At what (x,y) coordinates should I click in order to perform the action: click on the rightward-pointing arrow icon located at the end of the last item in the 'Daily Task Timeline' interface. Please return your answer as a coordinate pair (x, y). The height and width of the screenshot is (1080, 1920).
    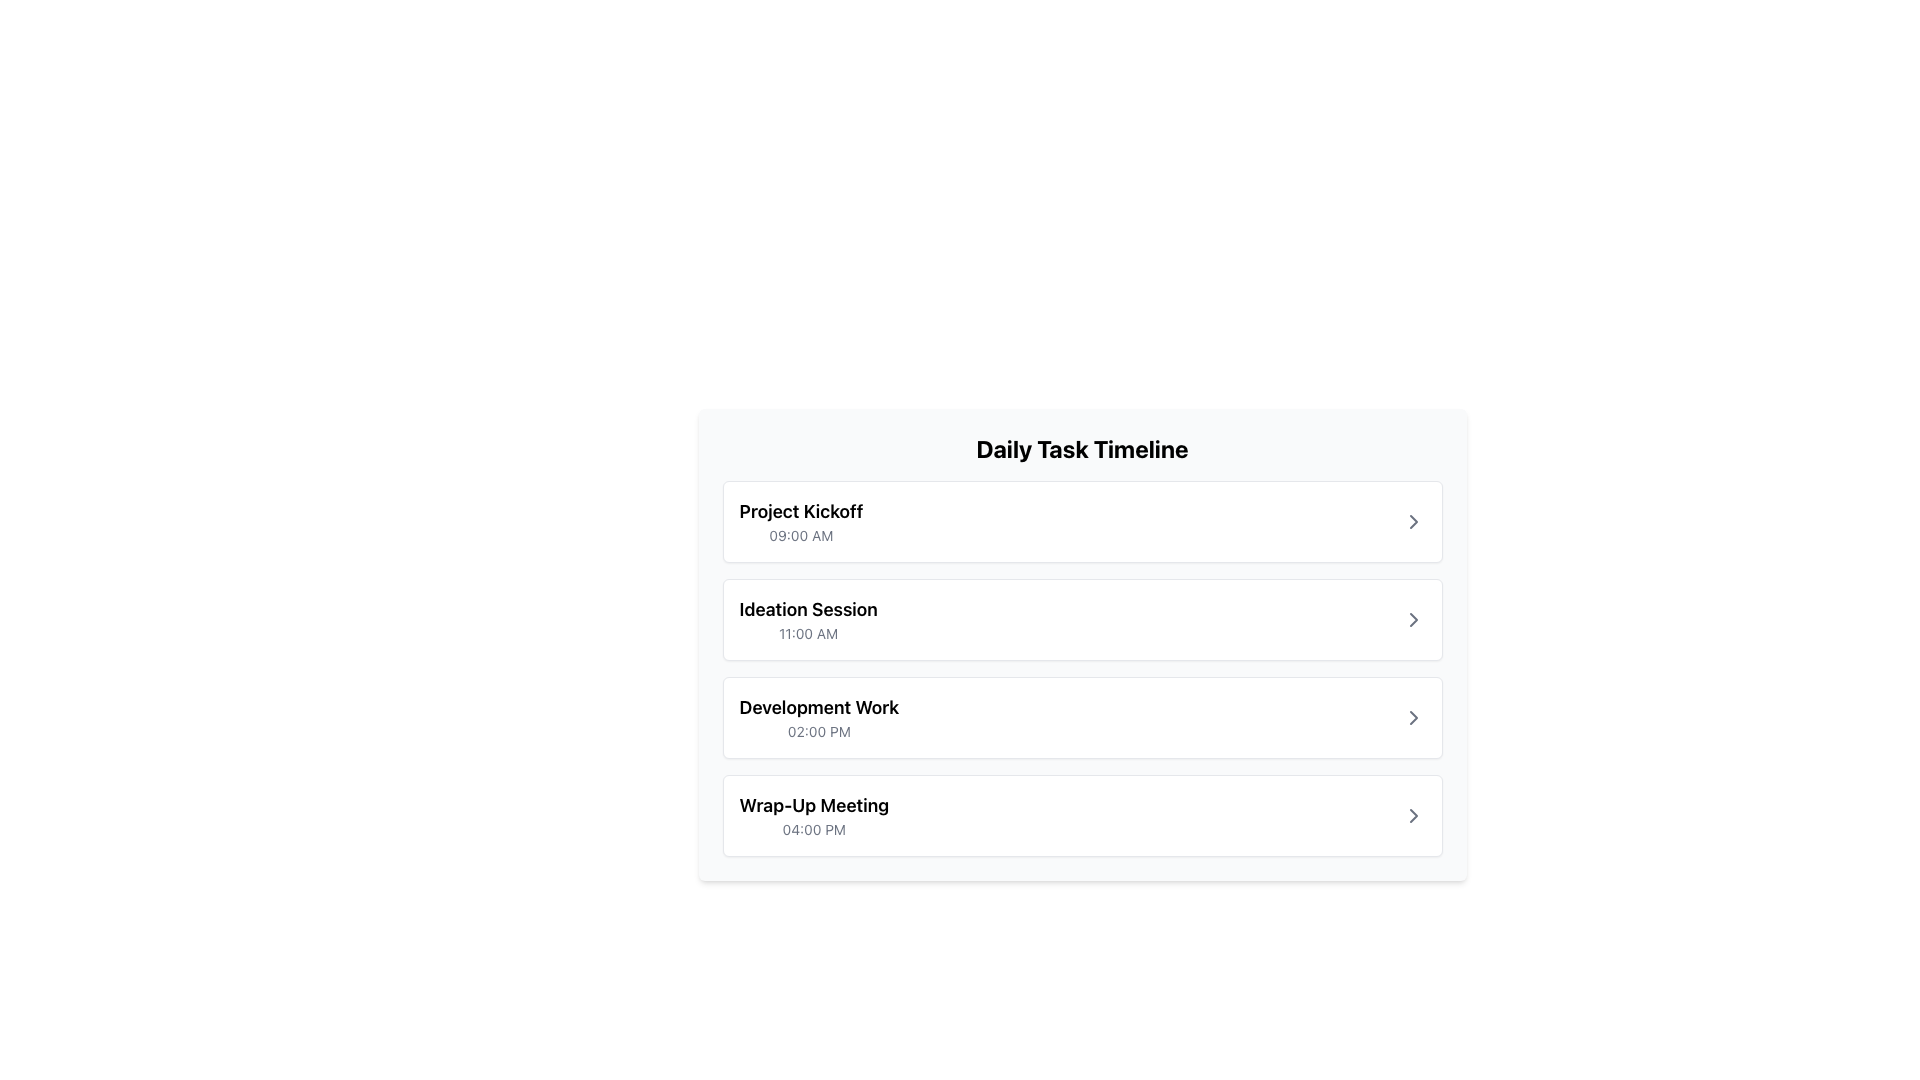
    Looking at the image, I should click on (1412, 816).